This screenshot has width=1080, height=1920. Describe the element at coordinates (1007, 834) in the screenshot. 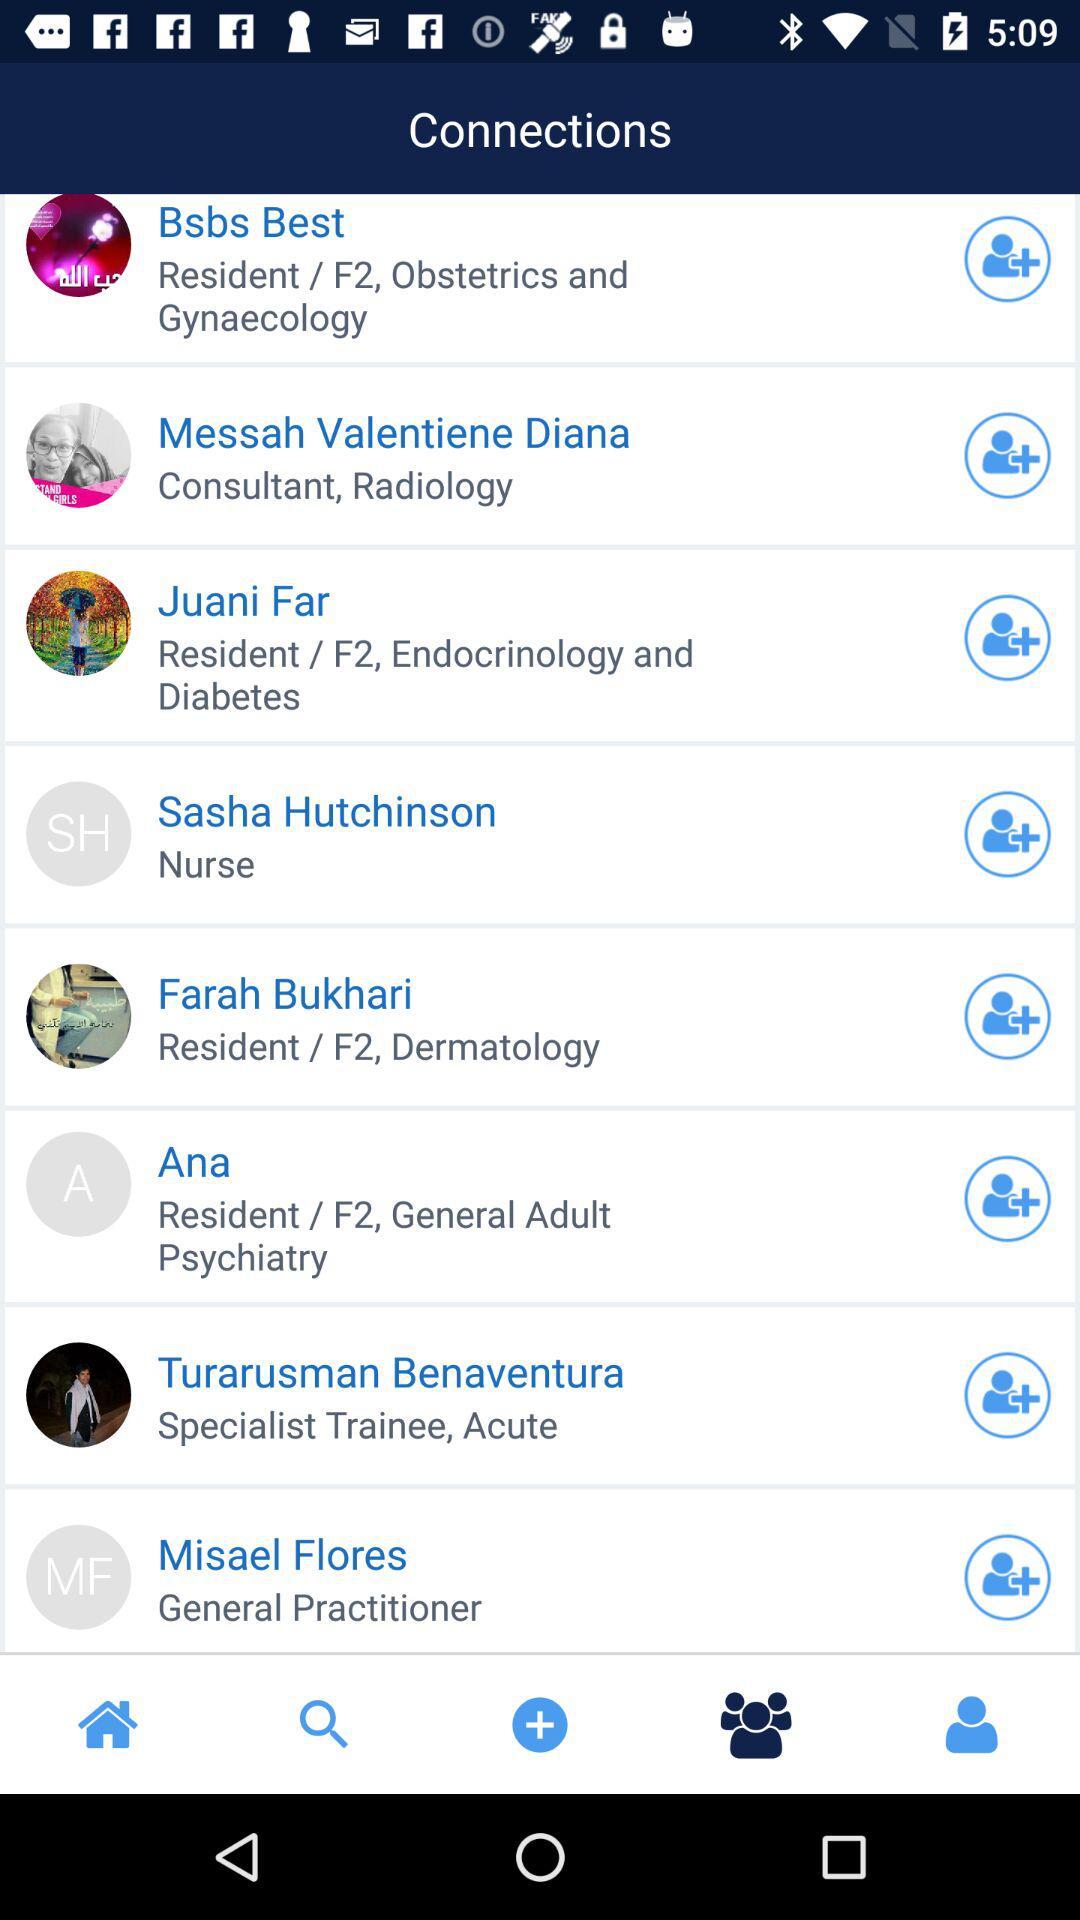

I see `etc` at that location.